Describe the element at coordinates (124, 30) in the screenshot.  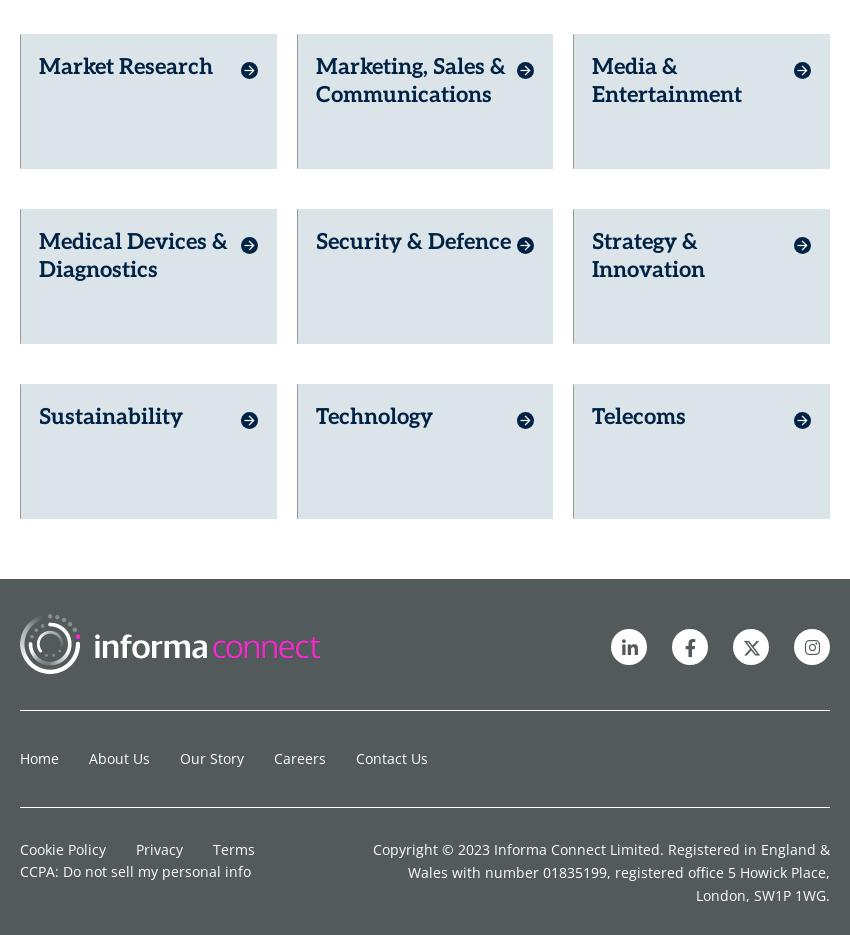
I see `'Market Research'` at that location.